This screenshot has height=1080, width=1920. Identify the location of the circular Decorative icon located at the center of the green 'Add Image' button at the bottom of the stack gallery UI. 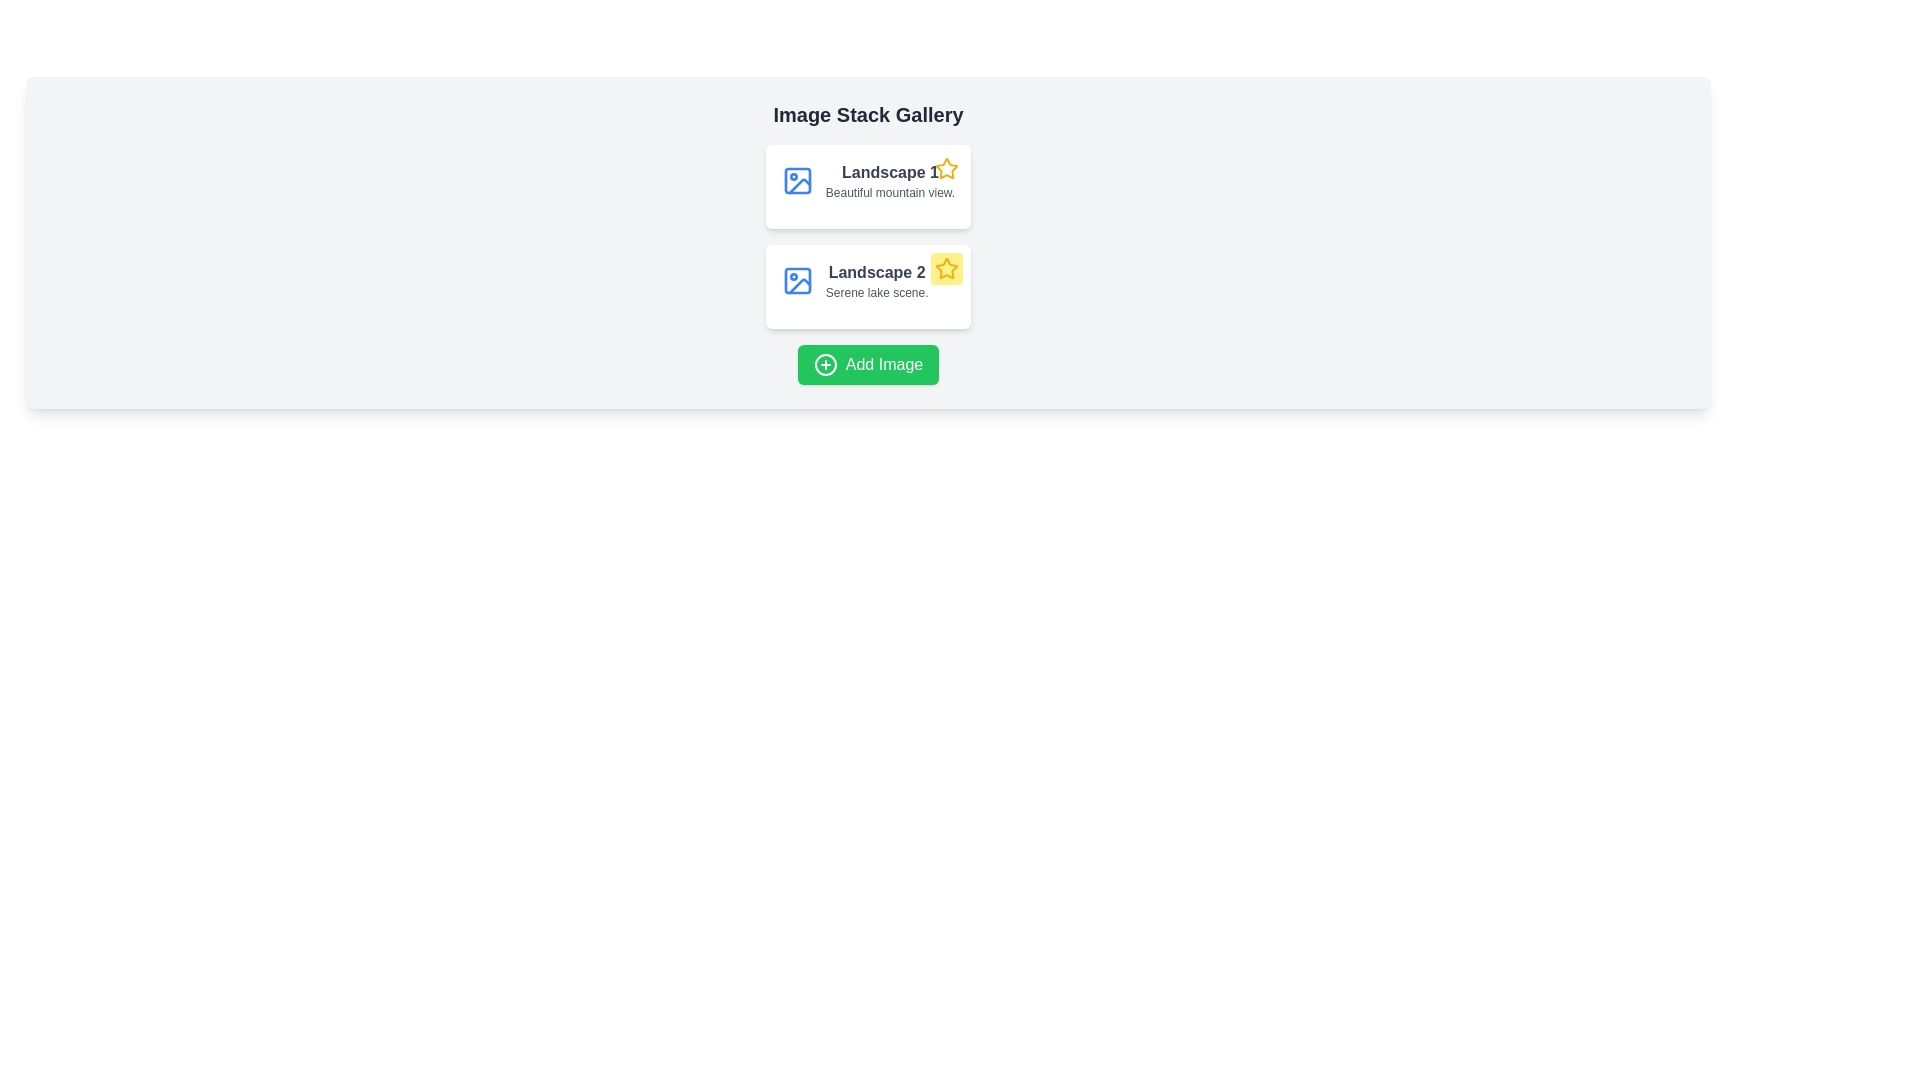
(825, 365).